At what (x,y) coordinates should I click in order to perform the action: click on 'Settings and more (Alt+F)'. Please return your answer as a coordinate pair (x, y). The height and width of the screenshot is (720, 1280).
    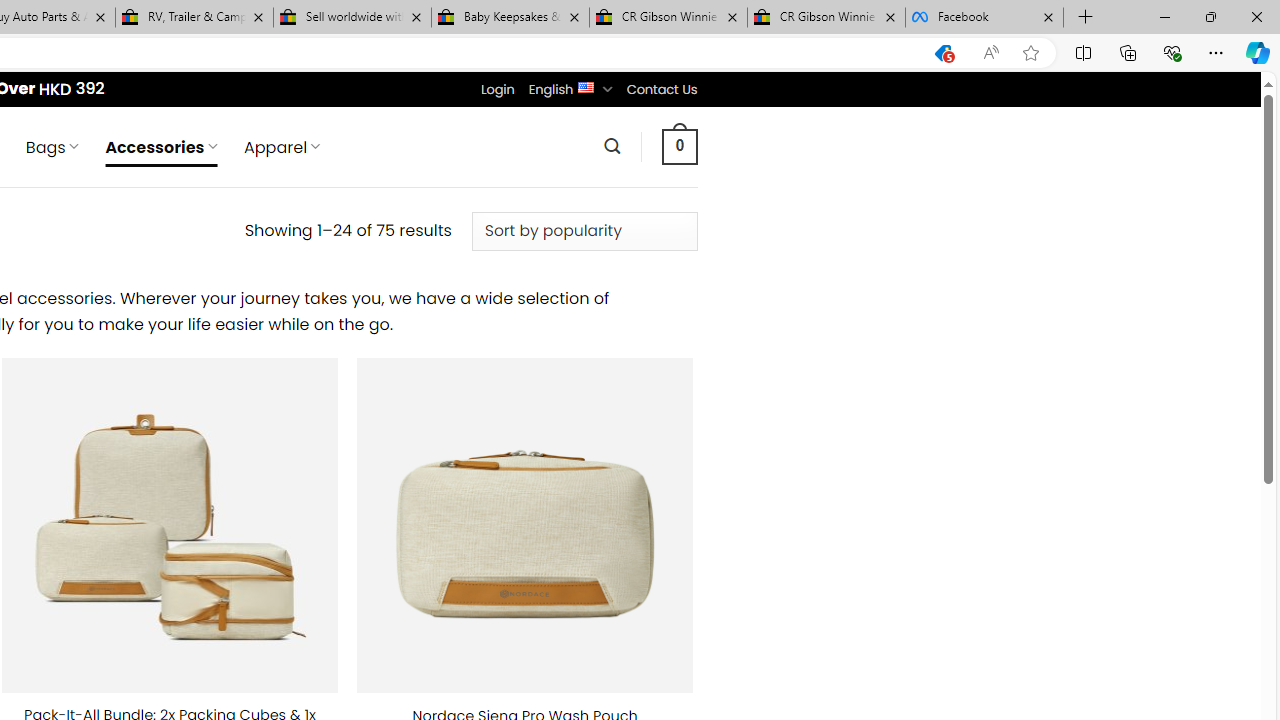
    Looking at the image, I should click on (1215, 51).